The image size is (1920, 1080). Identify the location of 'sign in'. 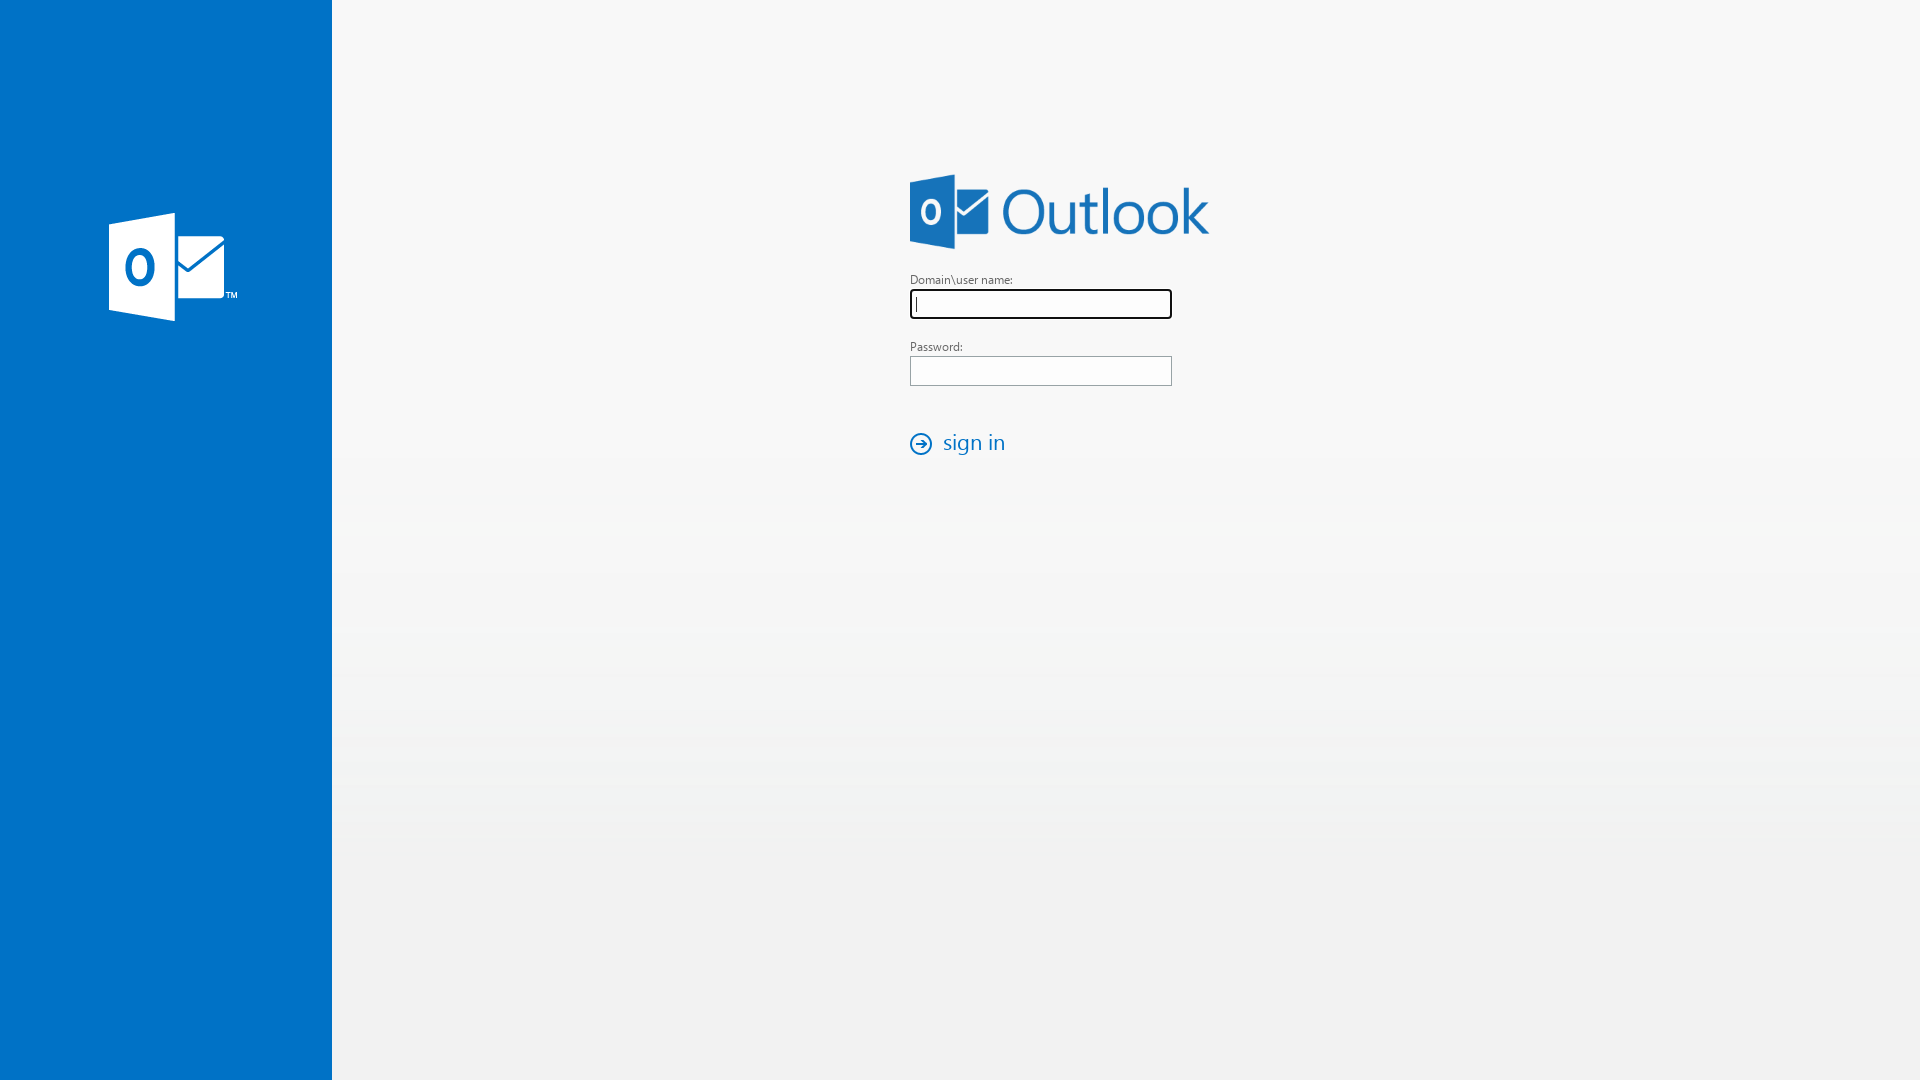
(963, 442).